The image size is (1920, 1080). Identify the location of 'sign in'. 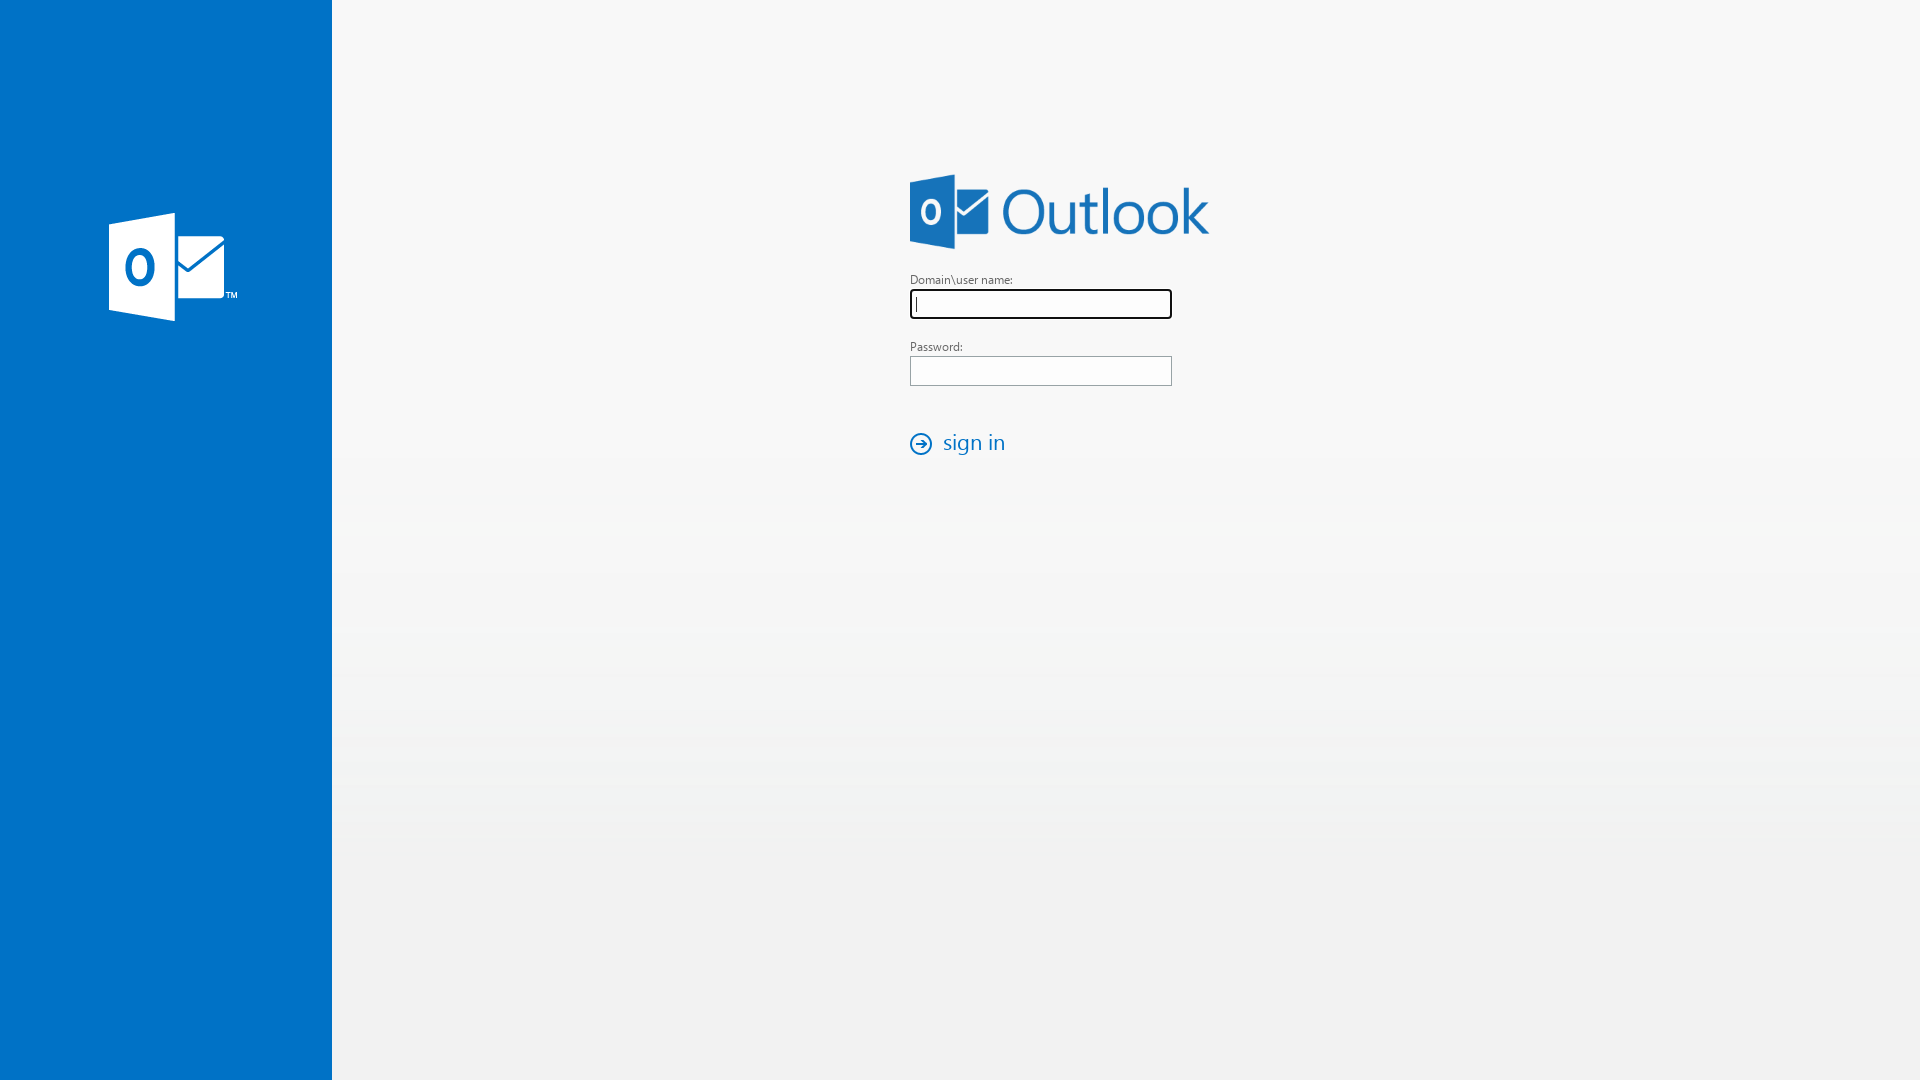
(963, 442).